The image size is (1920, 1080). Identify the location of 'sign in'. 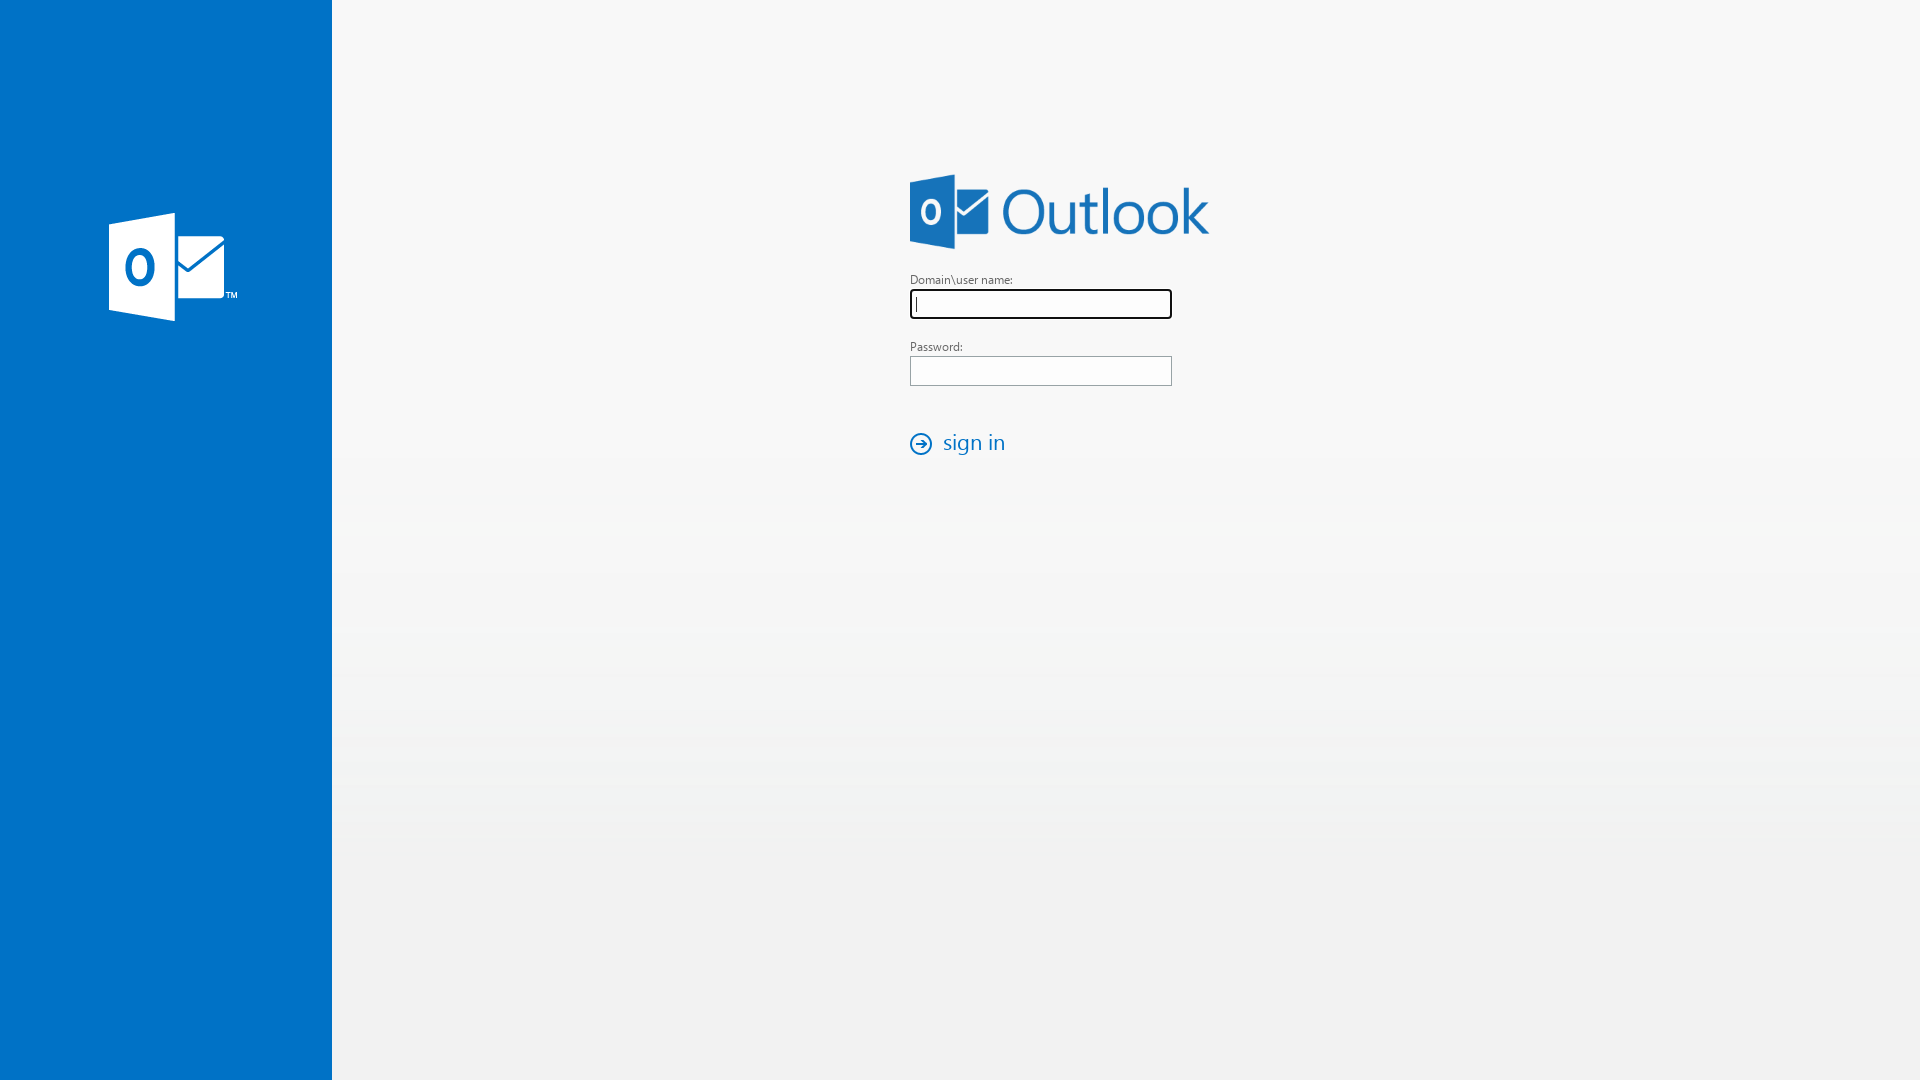
(963, 442).